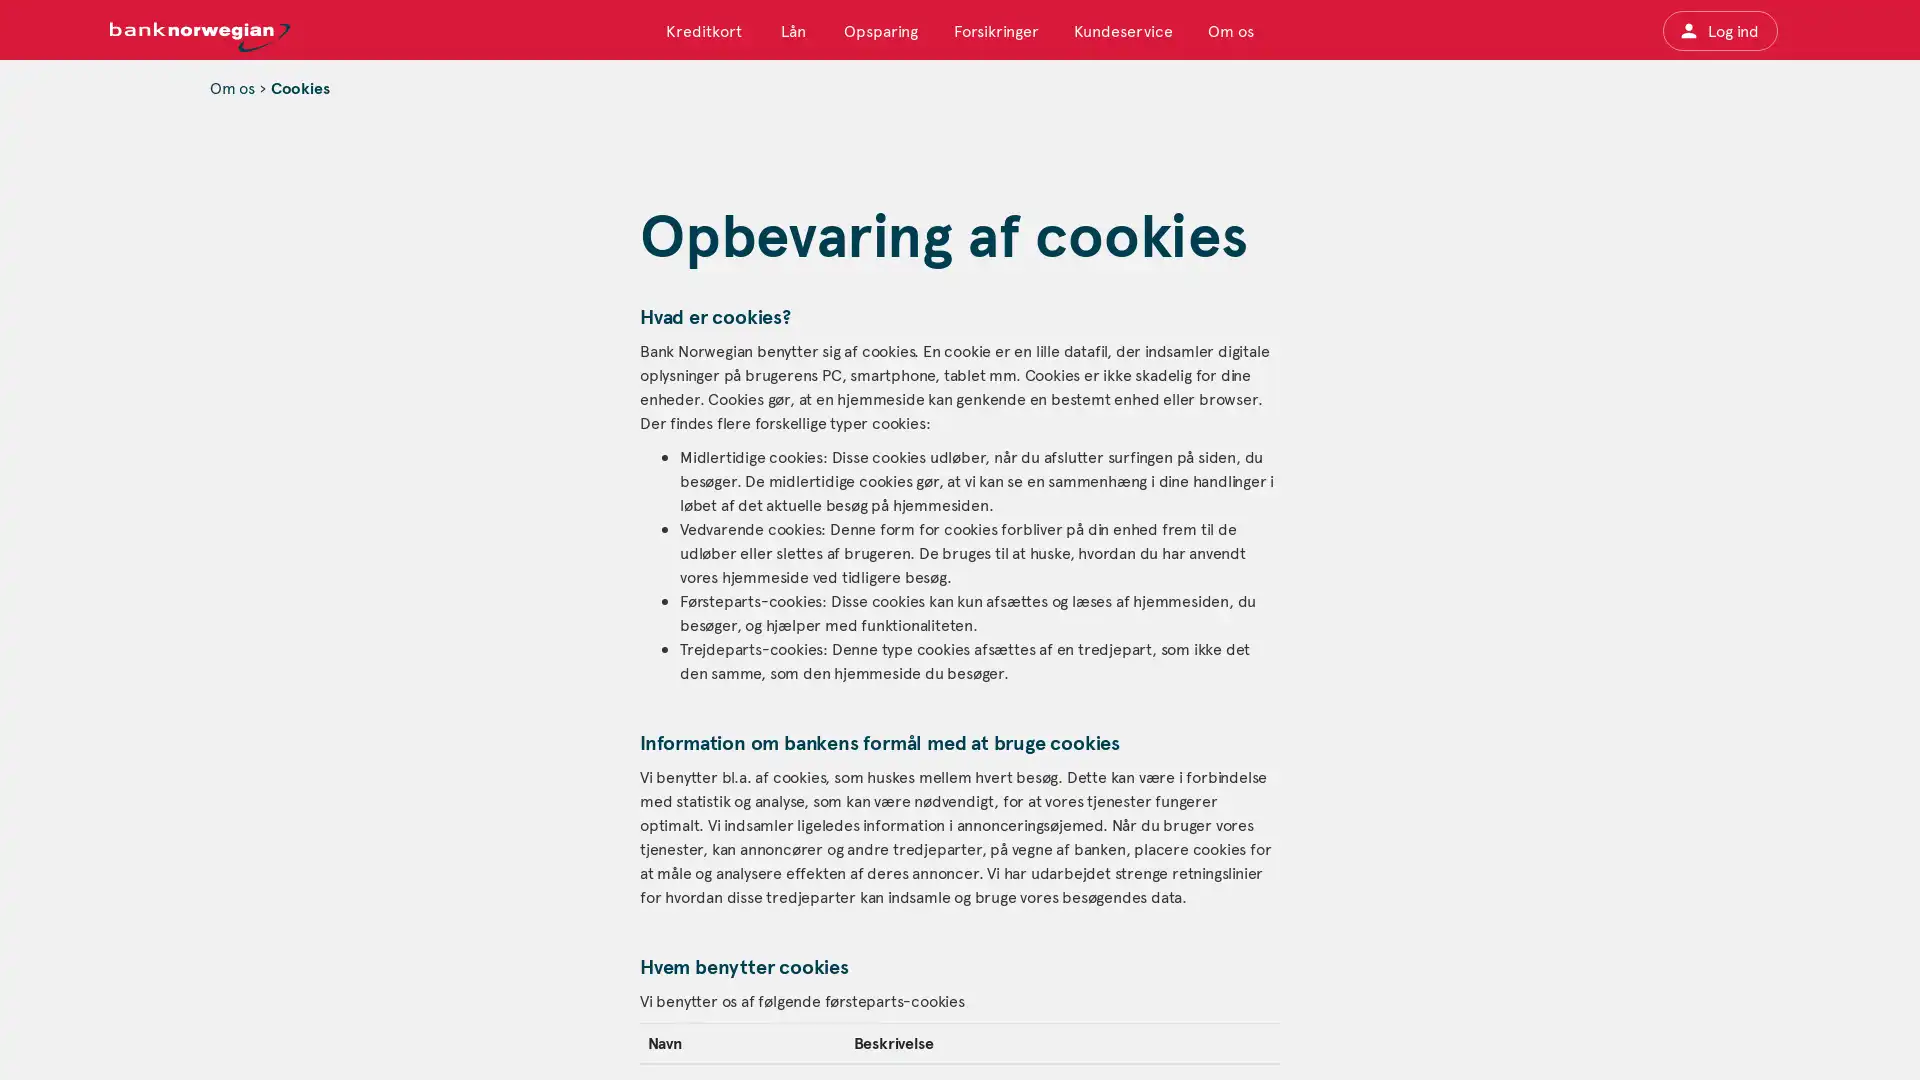  I want to click on Om os, so click(1228, 30).